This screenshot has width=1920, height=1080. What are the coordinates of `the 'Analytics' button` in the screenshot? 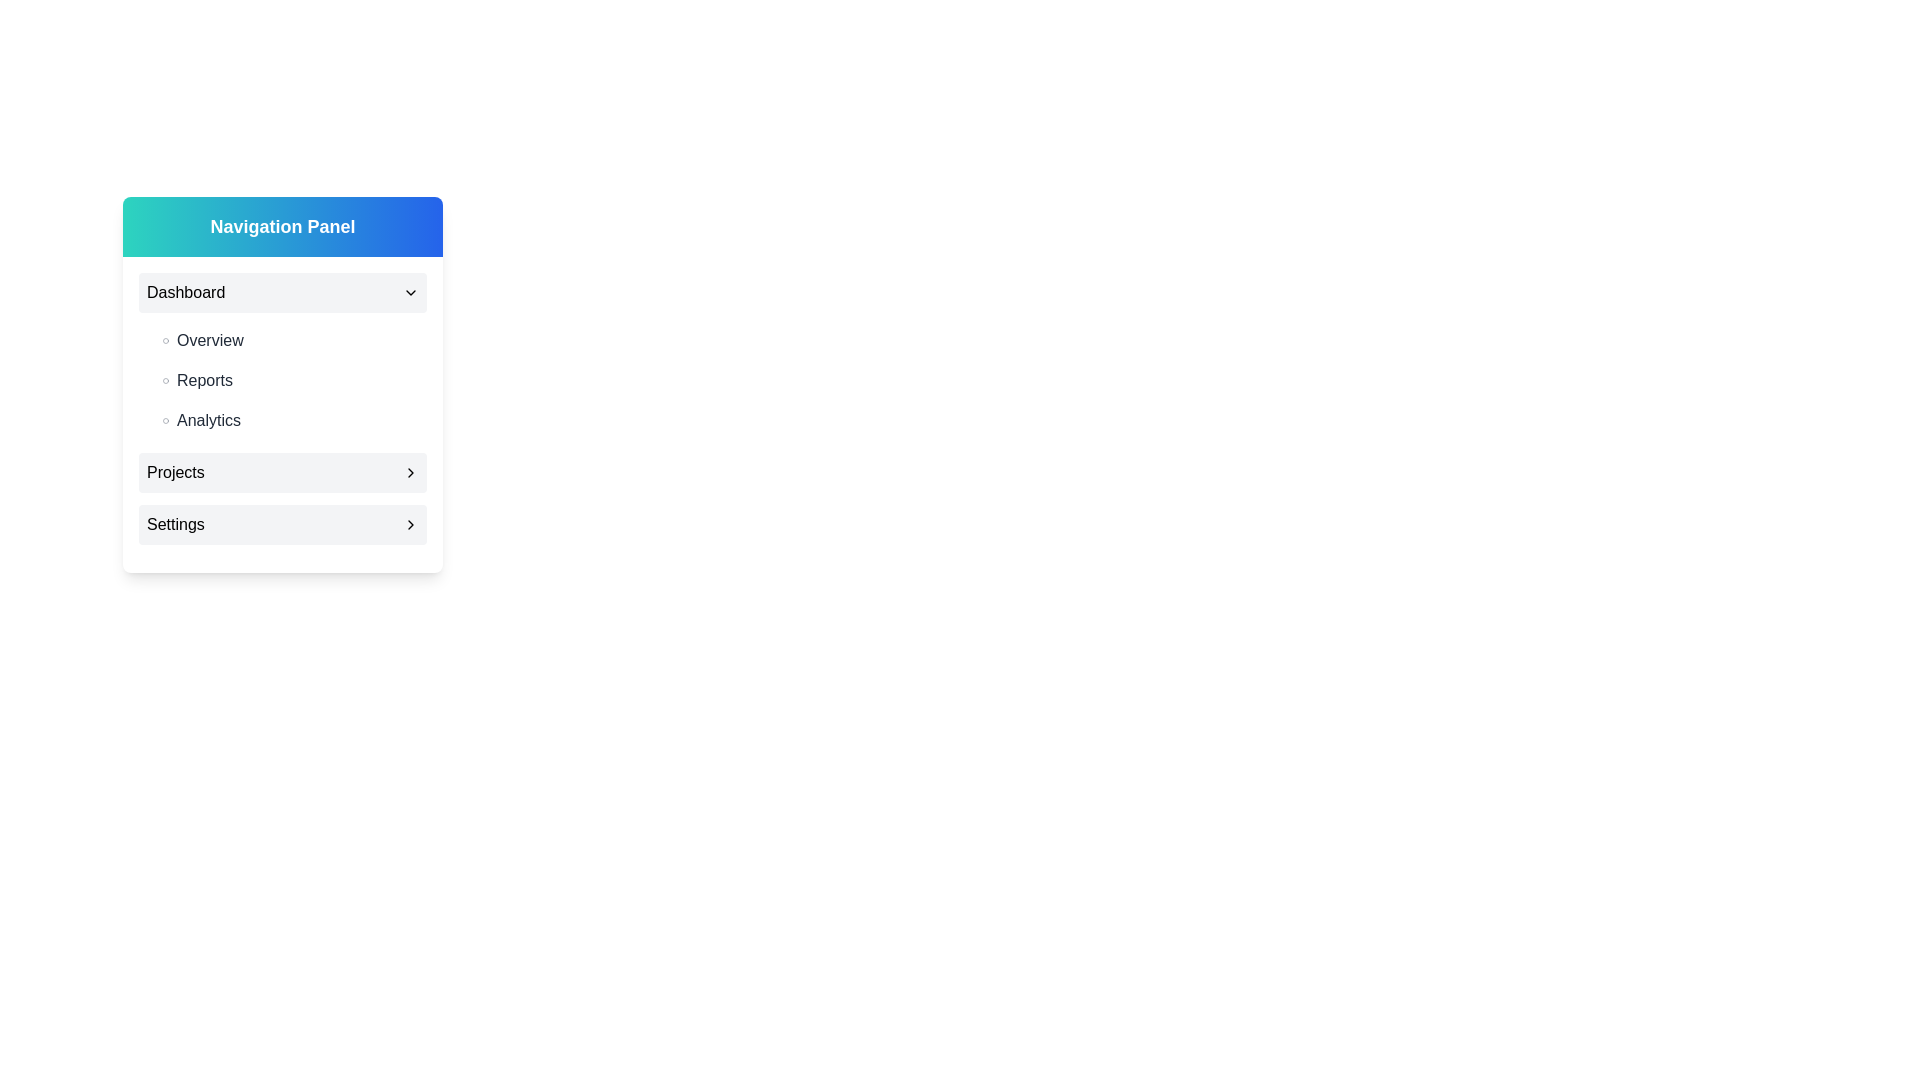 It's located at (290, 419).